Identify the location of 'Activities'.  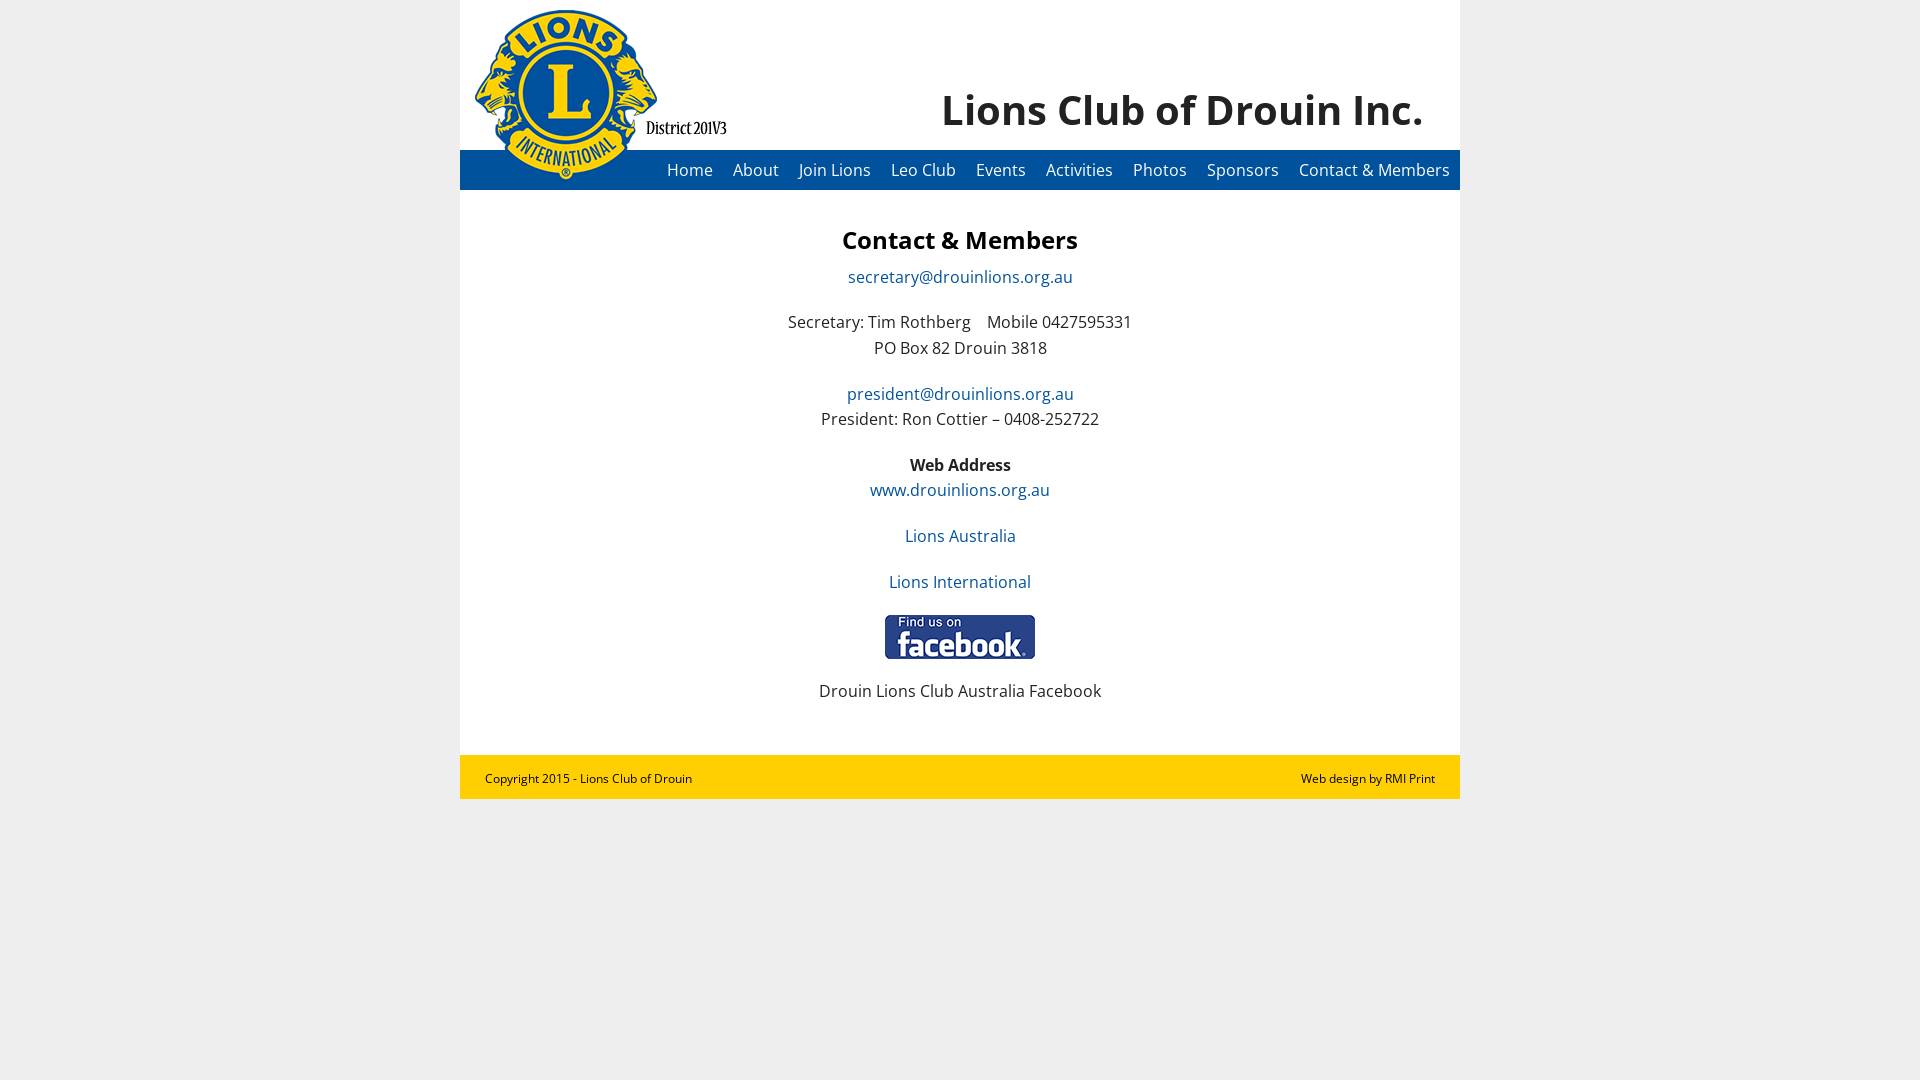
(1078, 168).